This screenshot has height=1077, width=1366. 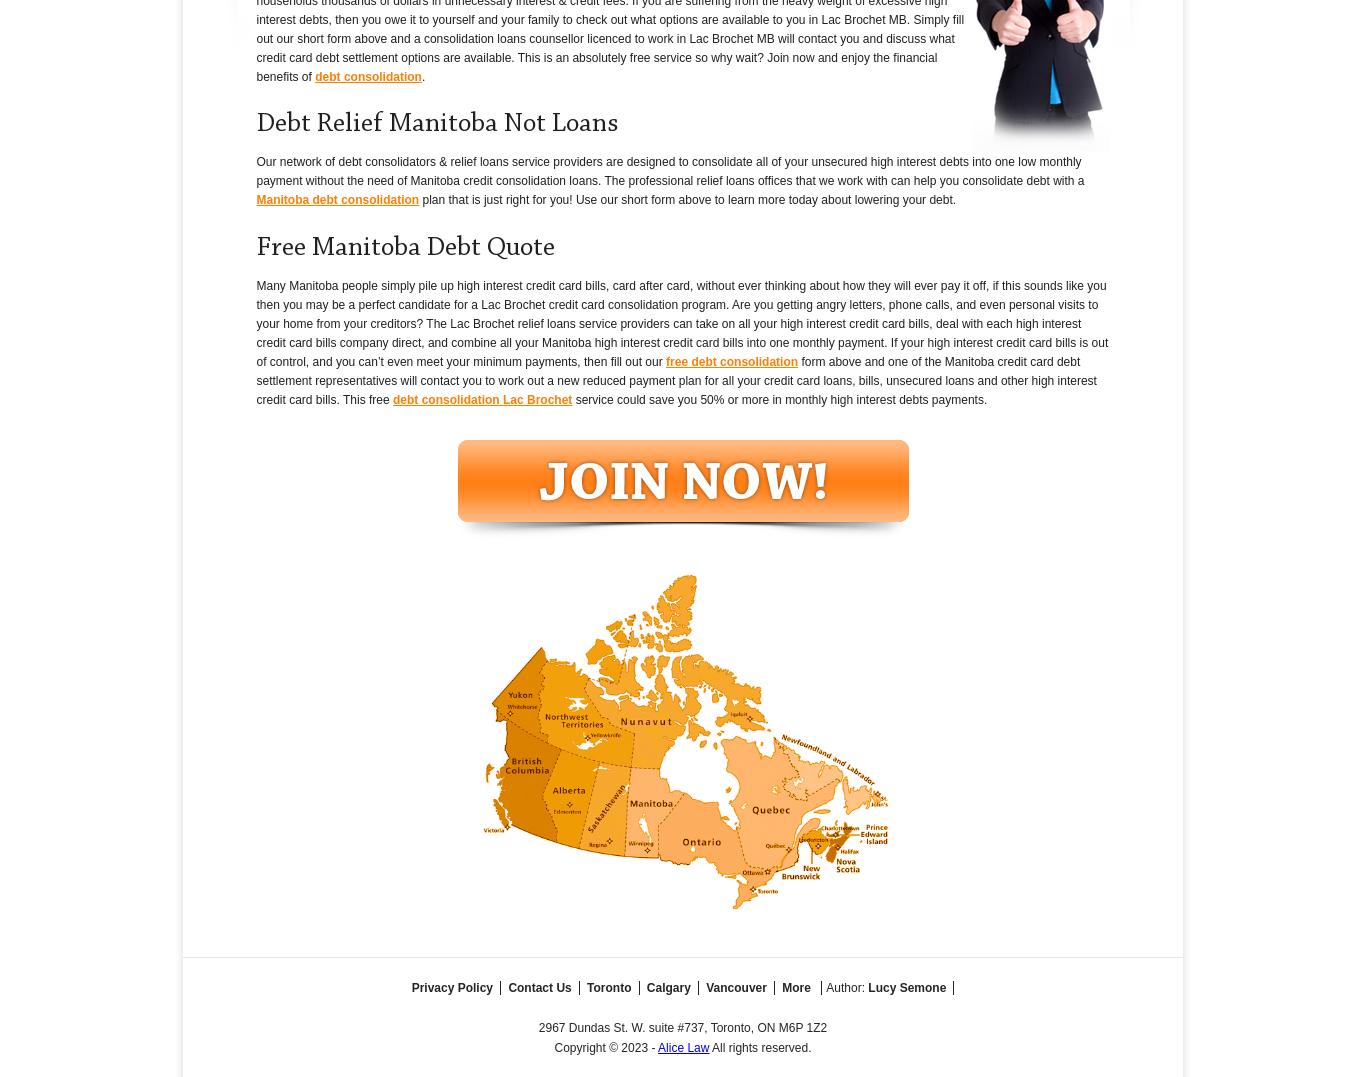 What do you see at coordinates (665, 360) in the screenshot?
I see `'free debt consolidation'` at bounding box center [665, 360].